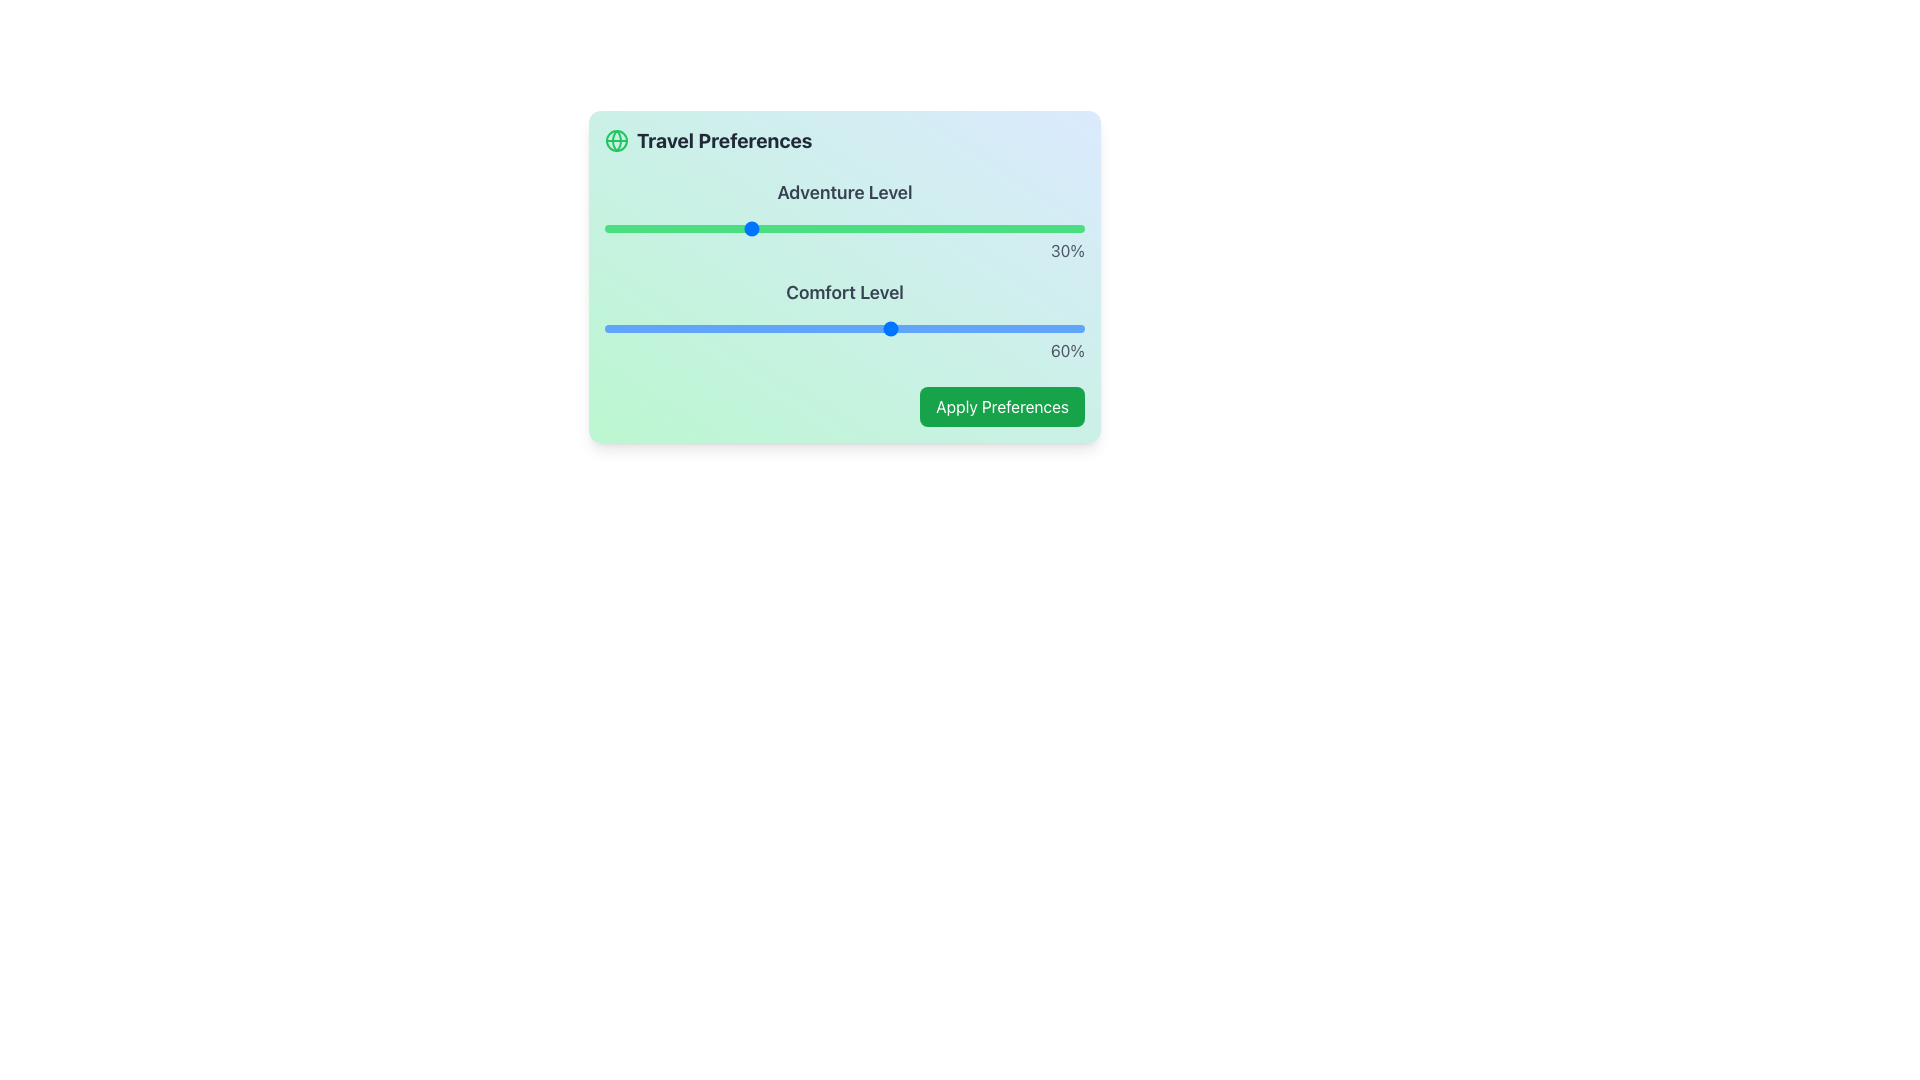  I want to click on the Range Slider to set a value for 'Adventure Level' located between the text 'Adventure Level' and '30%', so click(844, 227).